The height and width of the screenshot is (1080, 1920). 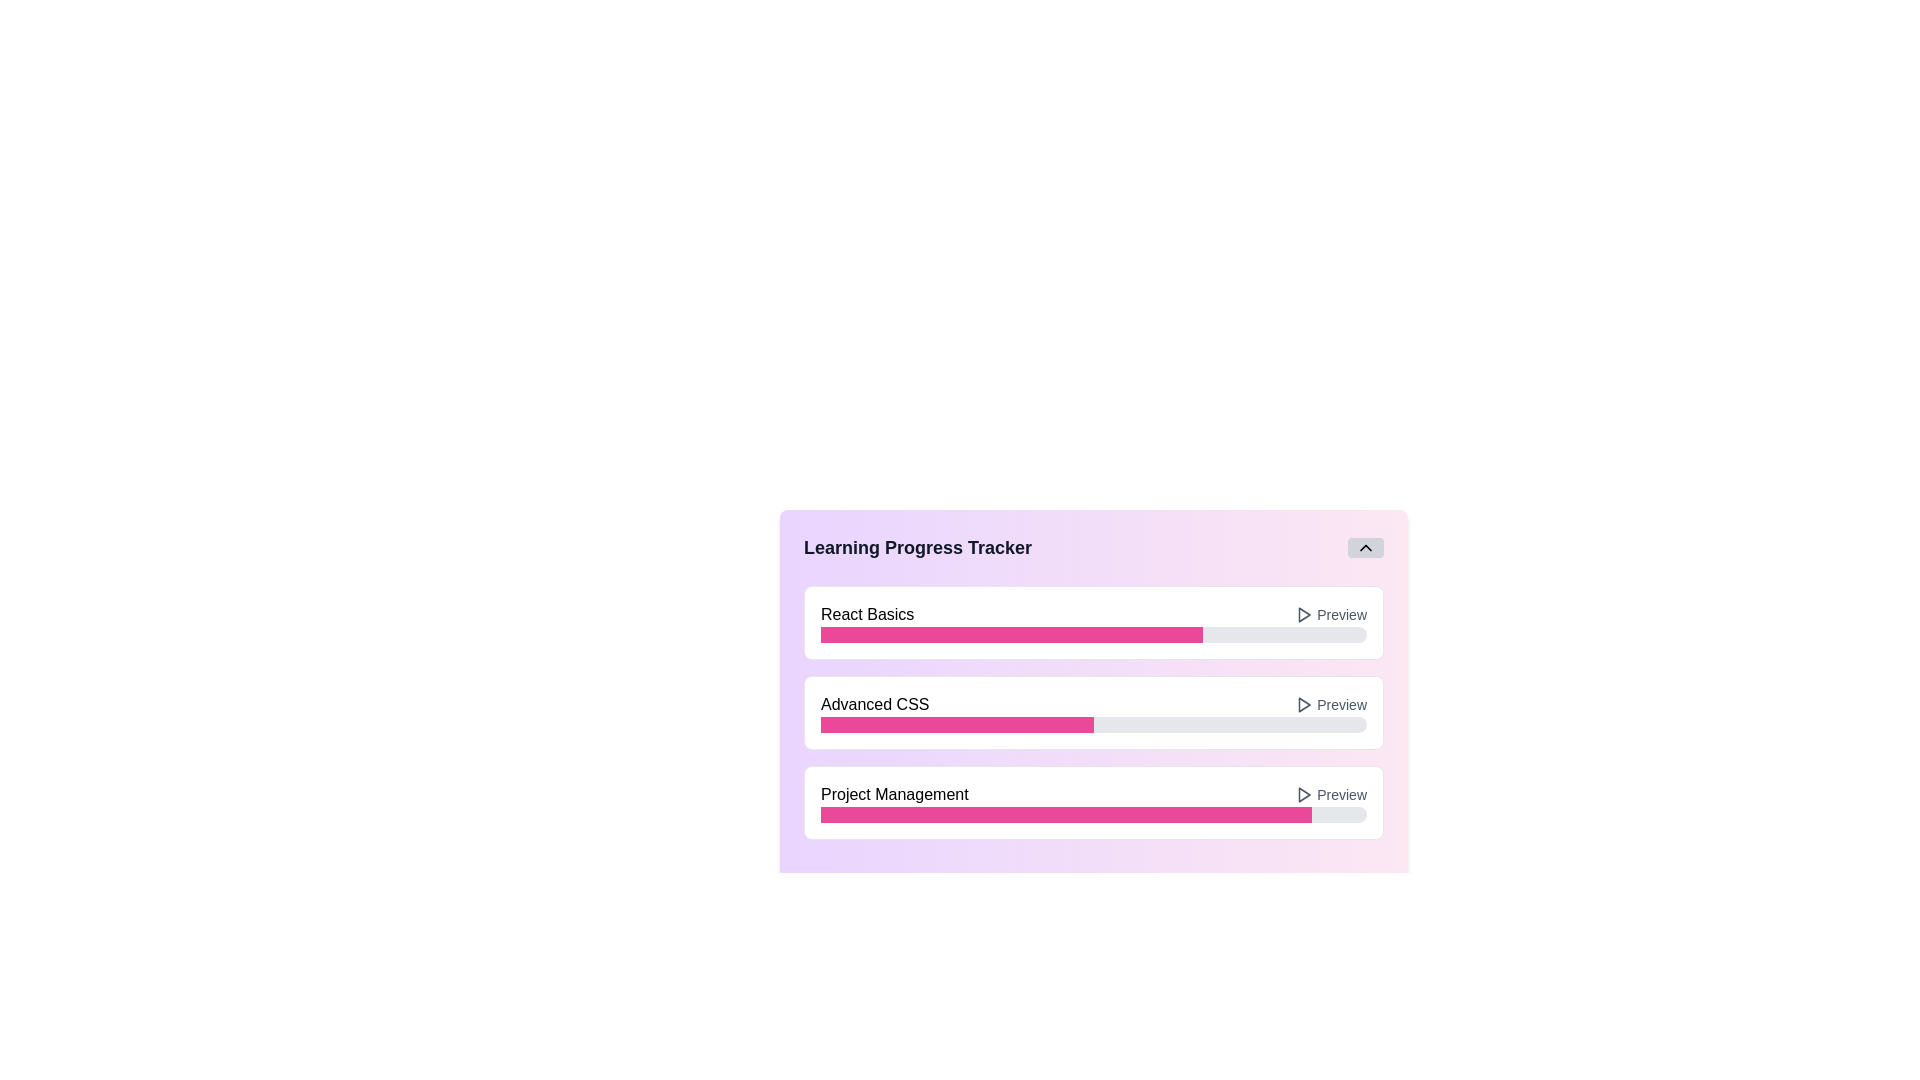 I want to click on a section of the progress bar within the 'Learning Progress Tracker' panel to indicate progress in that section, so click(x=1093, y=693).